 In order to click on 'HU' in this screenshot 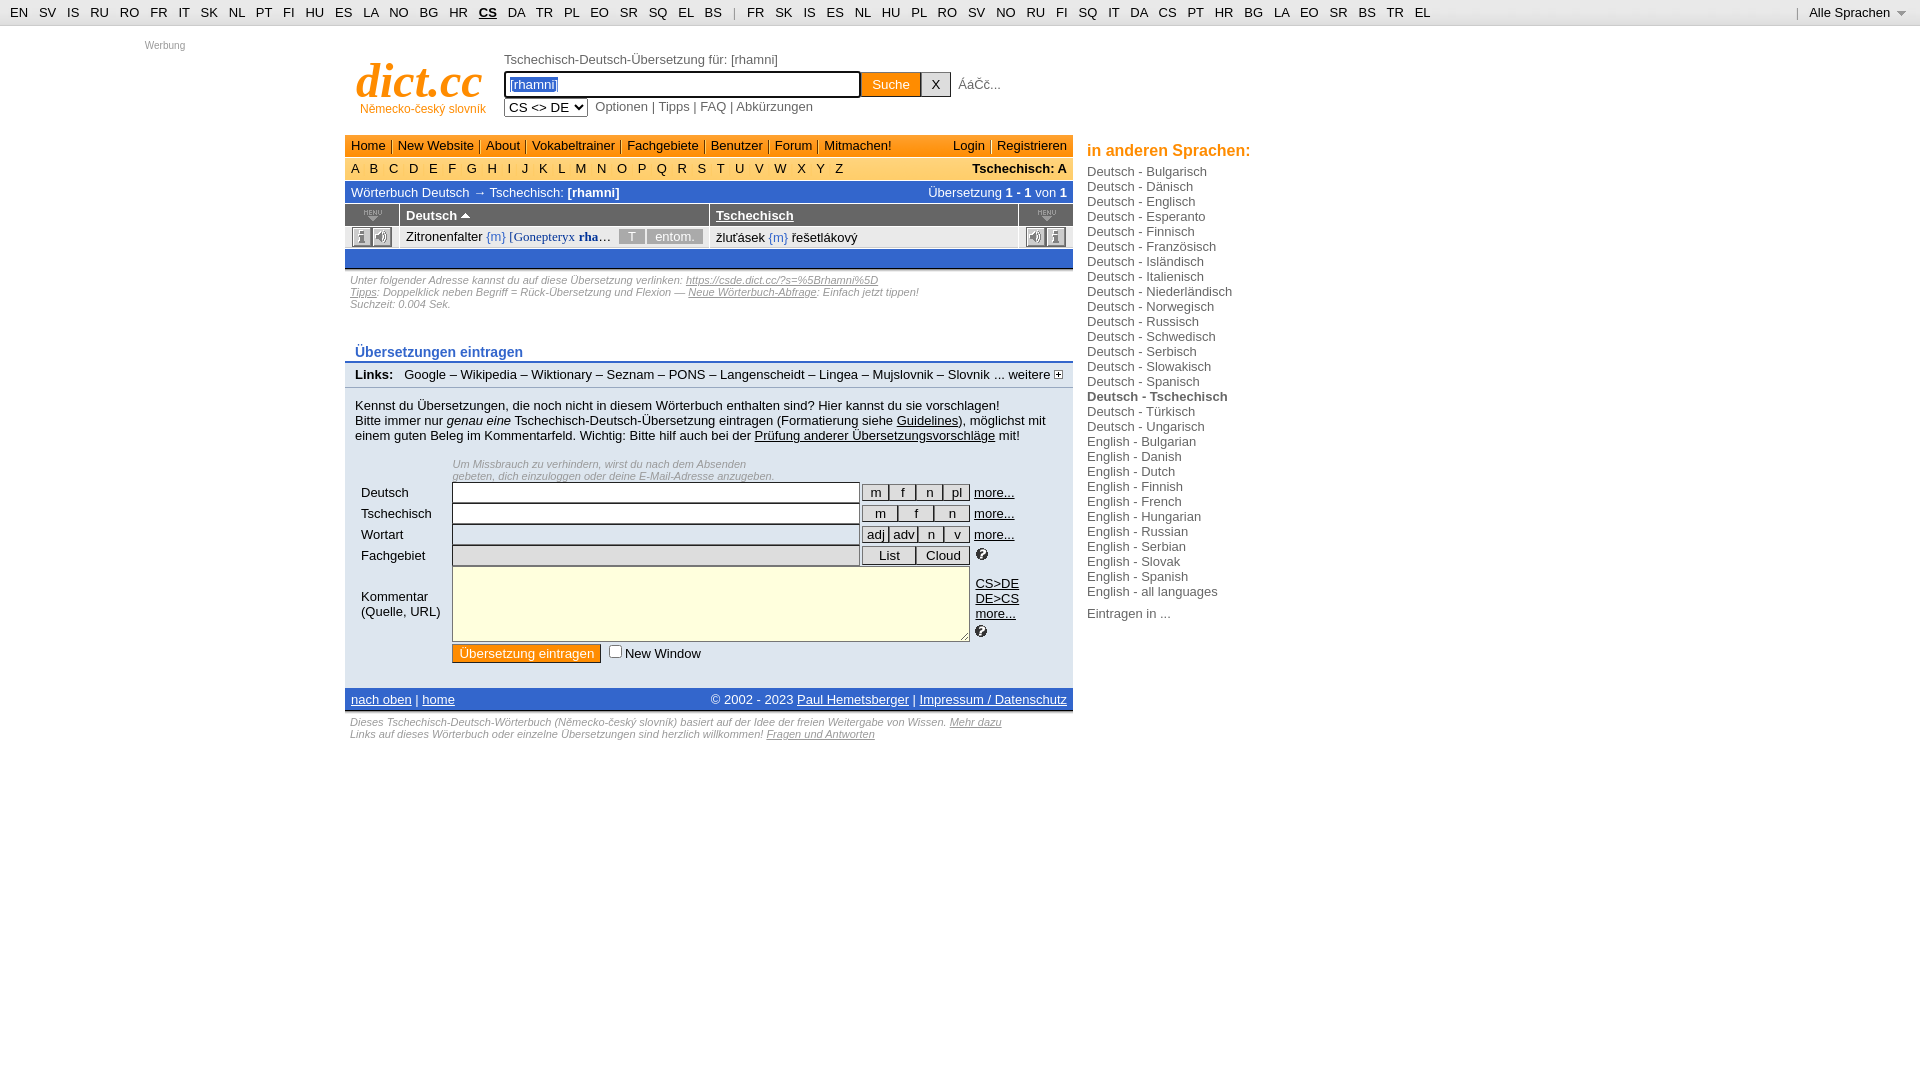, I will do `click(890, 12)`.